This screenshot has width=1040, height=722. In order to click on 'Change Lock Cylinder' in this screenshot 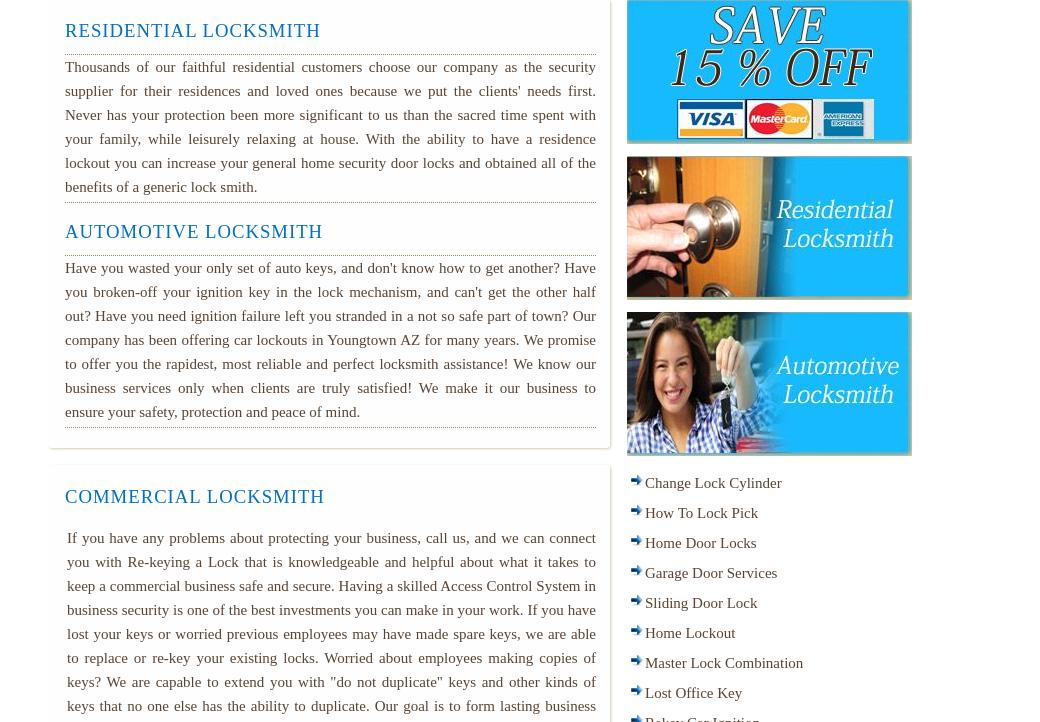, I will do `click(644, 483)`.